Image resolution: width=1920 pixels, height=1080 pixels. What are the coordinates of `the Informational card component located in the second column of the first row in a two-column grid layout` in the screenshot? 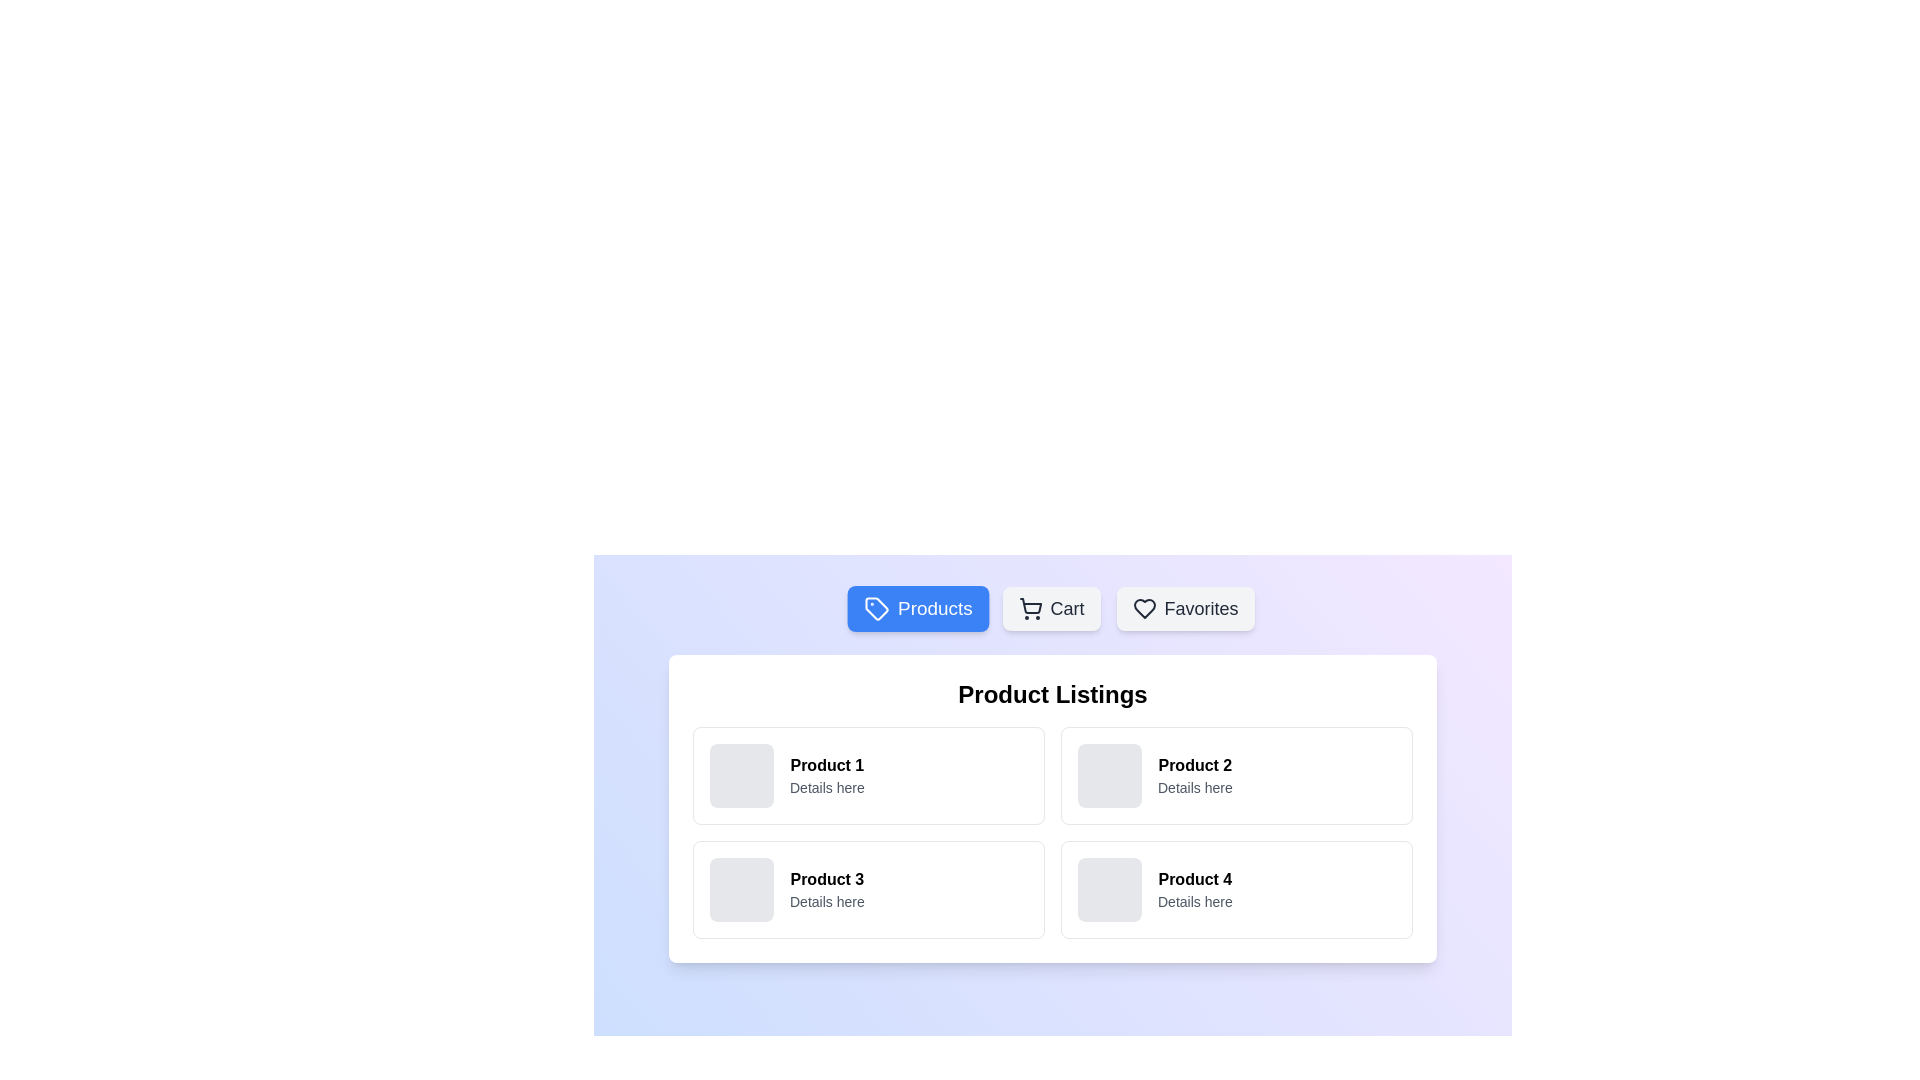 It's located at (1236, 774).